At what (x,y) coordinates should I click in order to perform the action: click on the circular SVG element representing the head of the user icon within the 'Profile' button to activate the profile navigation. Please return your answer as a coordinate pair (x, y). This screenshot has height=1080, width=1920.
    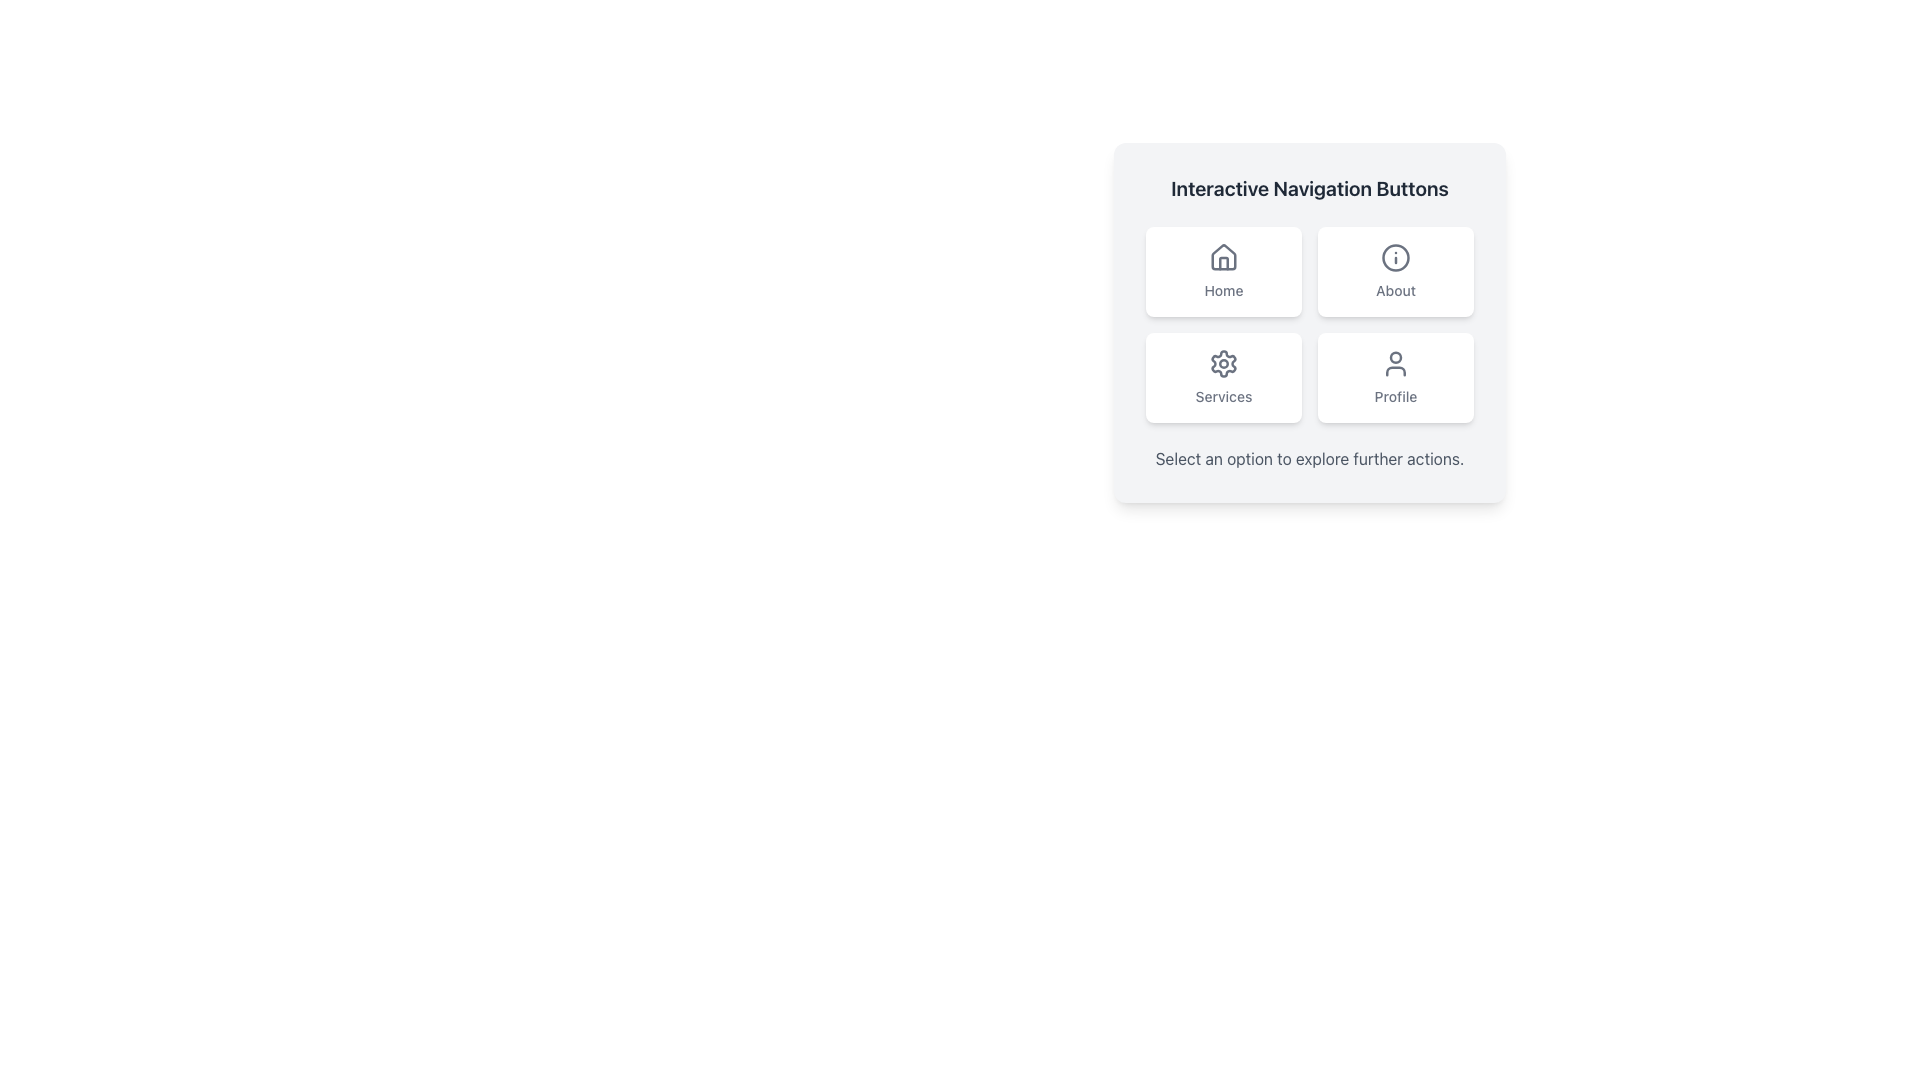
    Looking at the image, I should click on (1395, 356).